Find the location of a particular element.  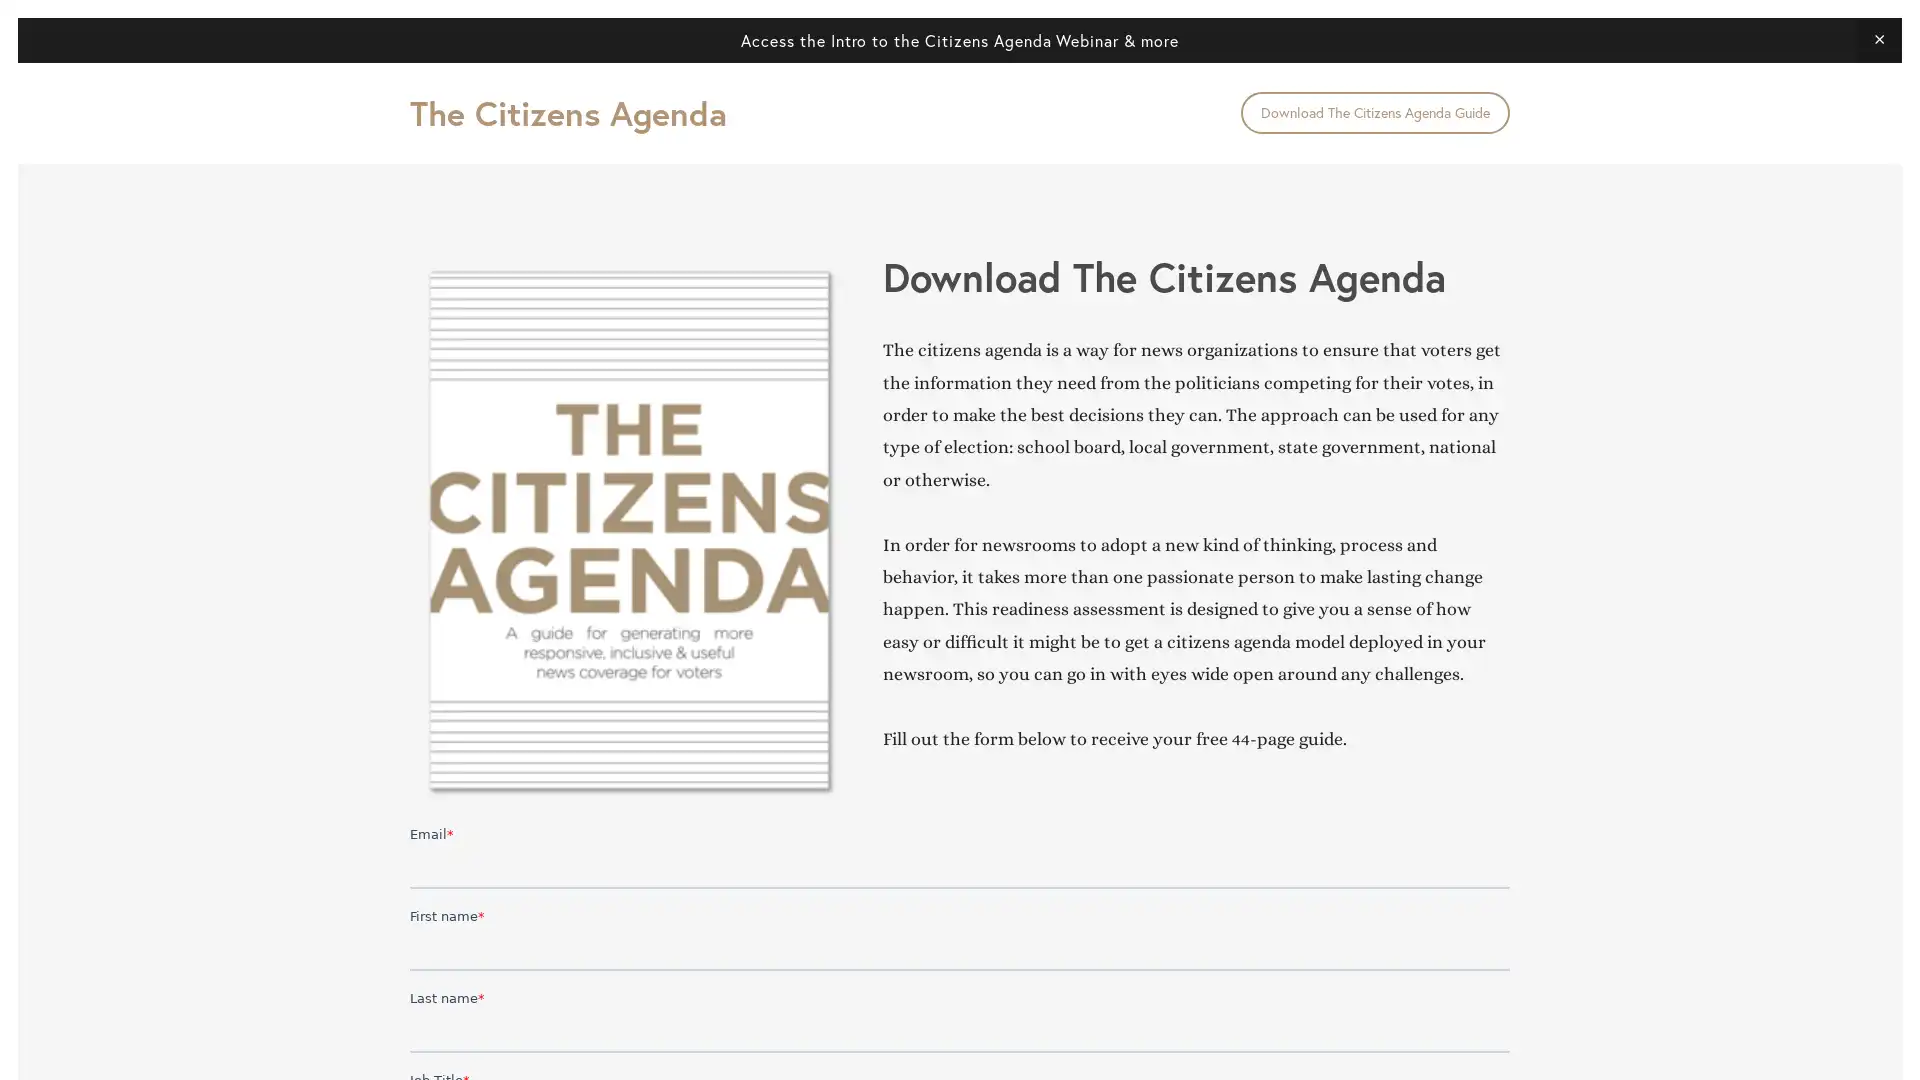

Close Announcement is located at coordinates (1878, 39).